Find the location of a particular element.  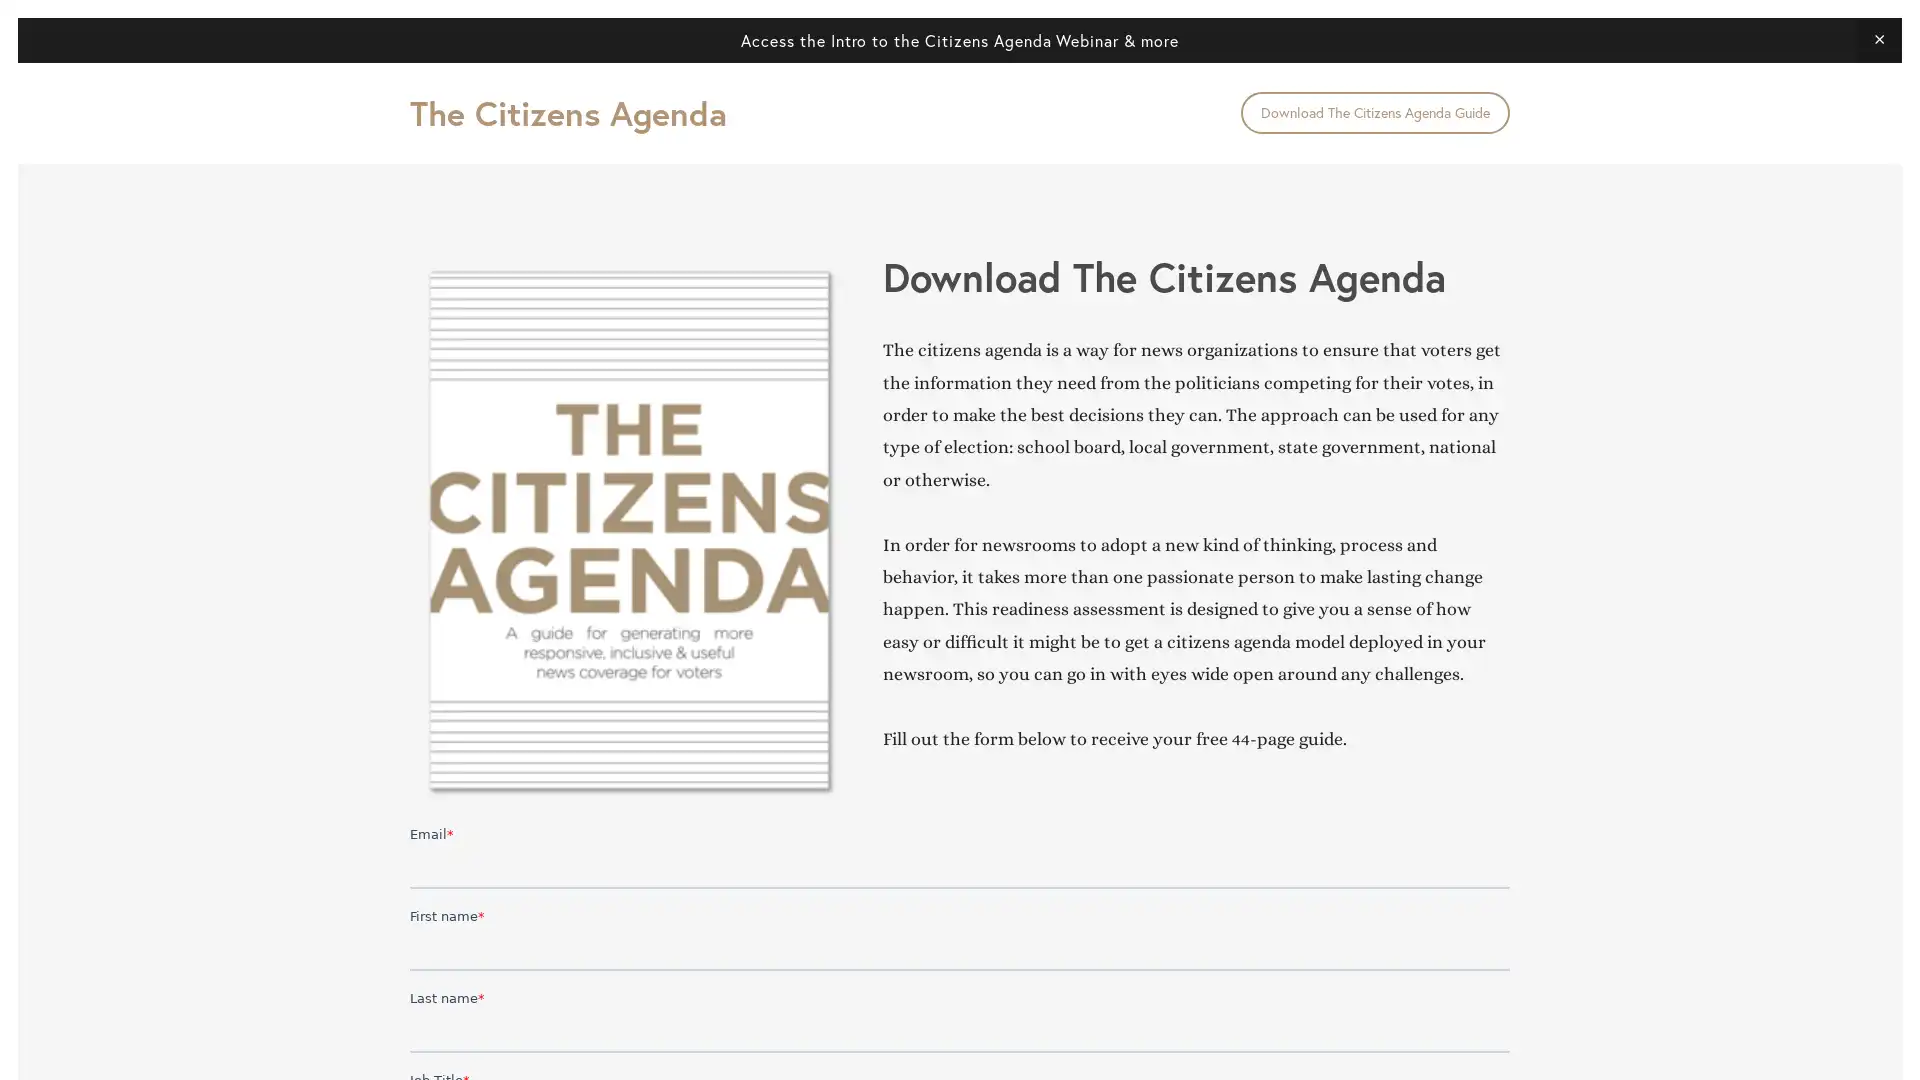

Close Announcement is located at coordinates (1878, 39).